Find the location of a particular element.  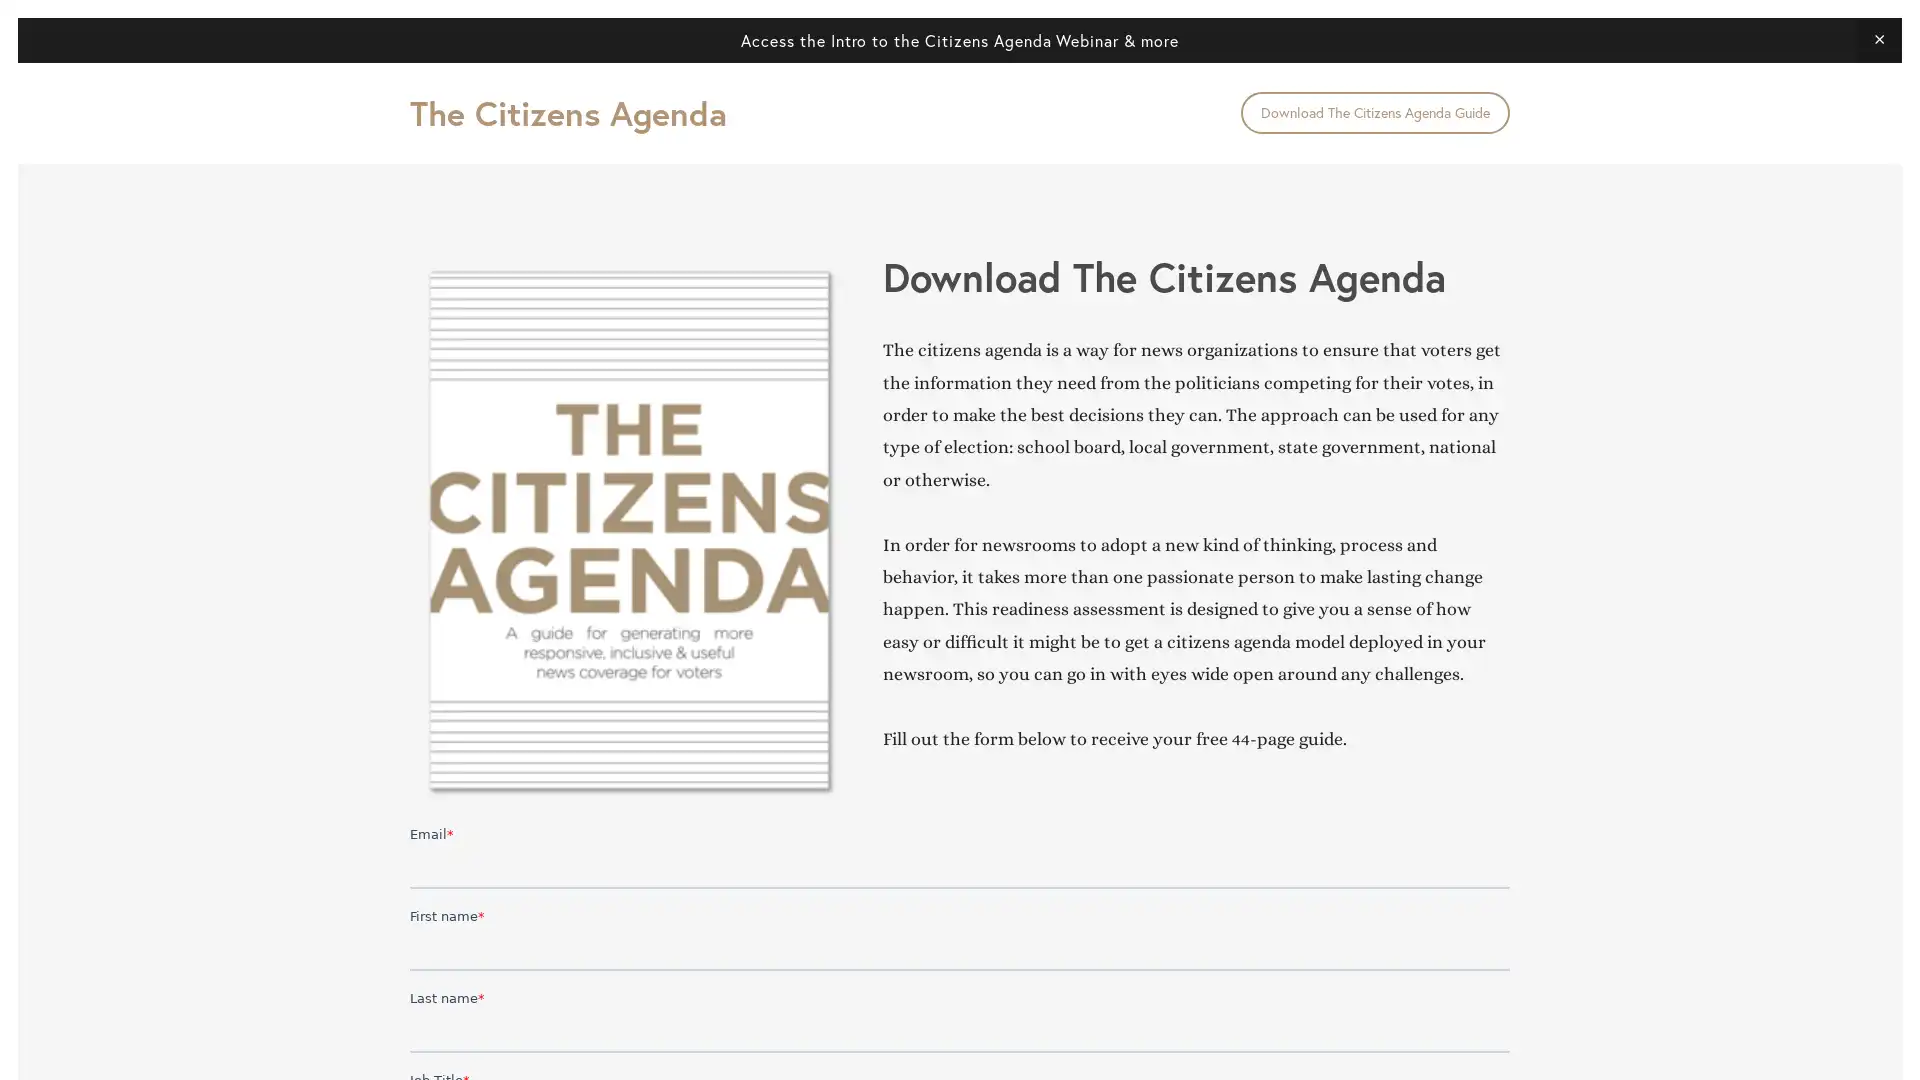

Close Announcement is located at coordinates (1878, 39).